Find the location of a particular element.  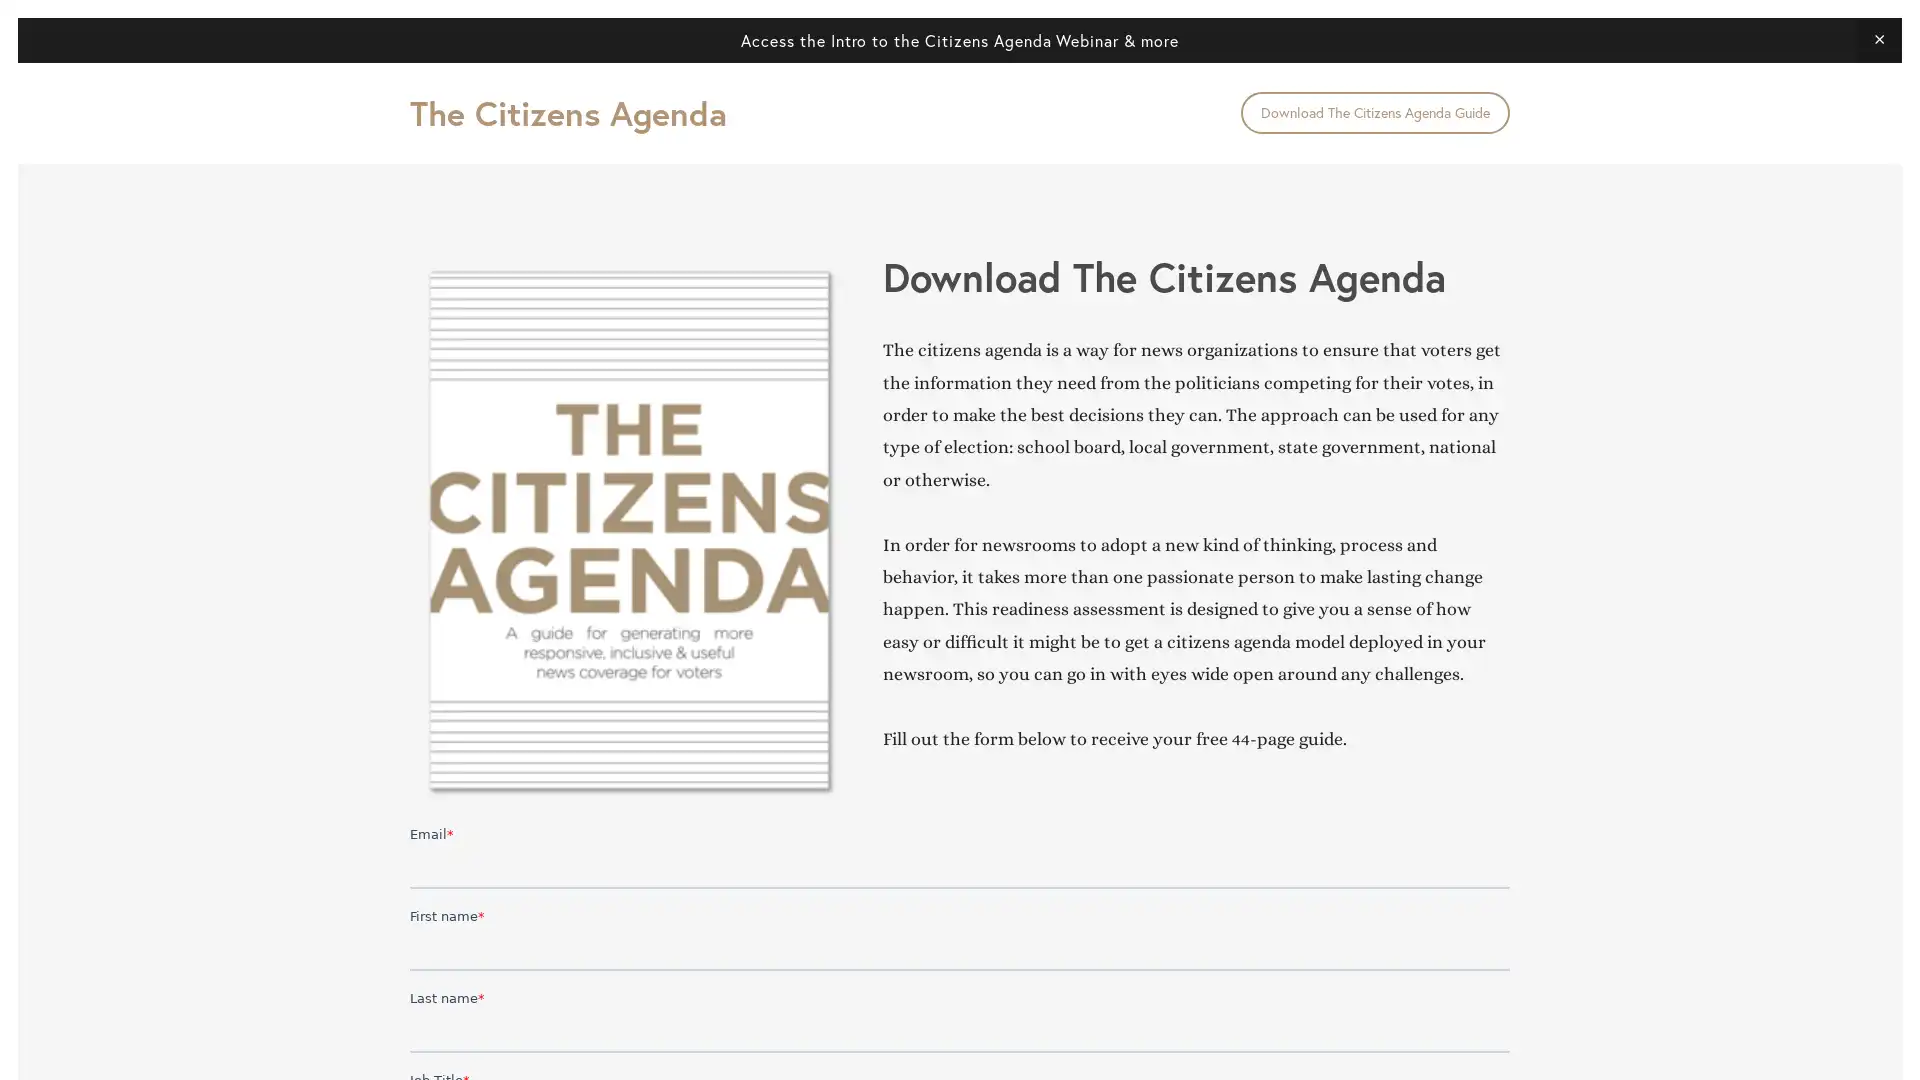

Close Announcement is located at coordinates (1878, 39).